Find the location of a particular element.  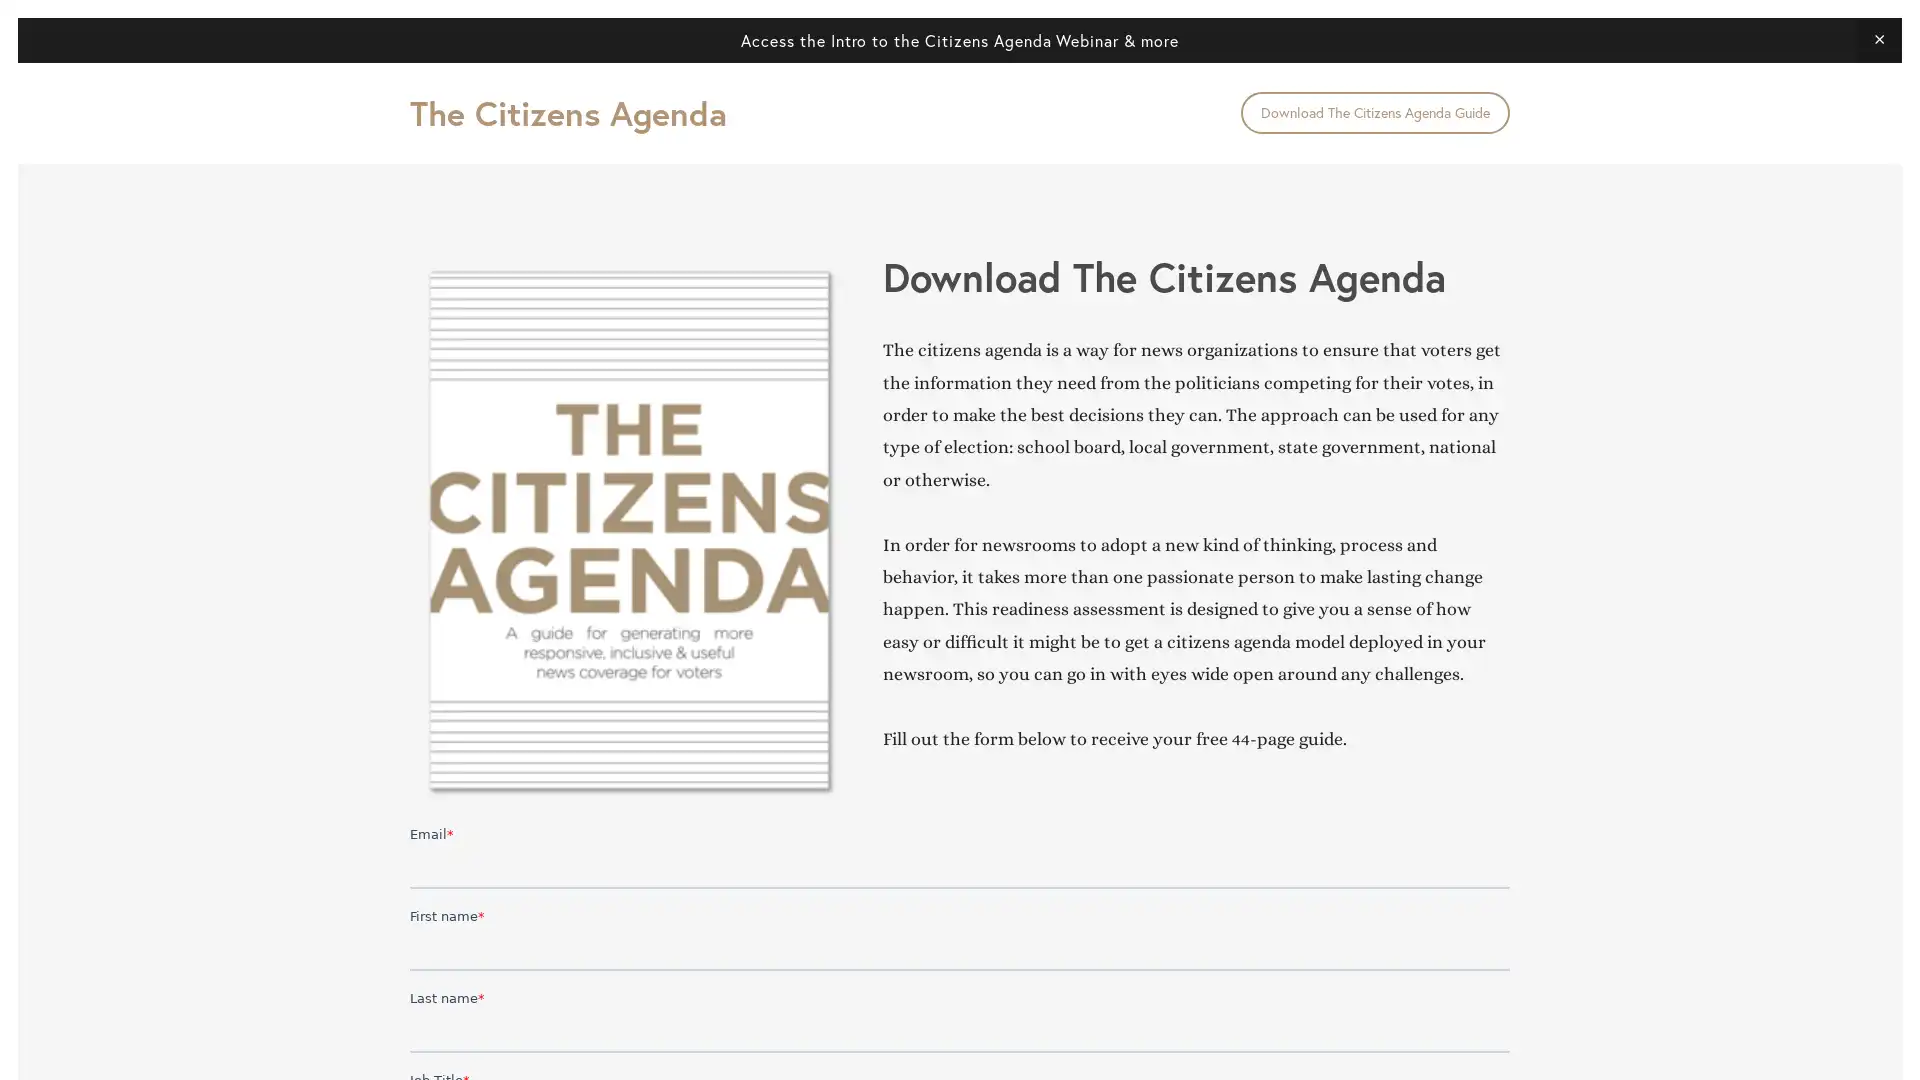

Close Announcement is located at coordinates (1878, 39).